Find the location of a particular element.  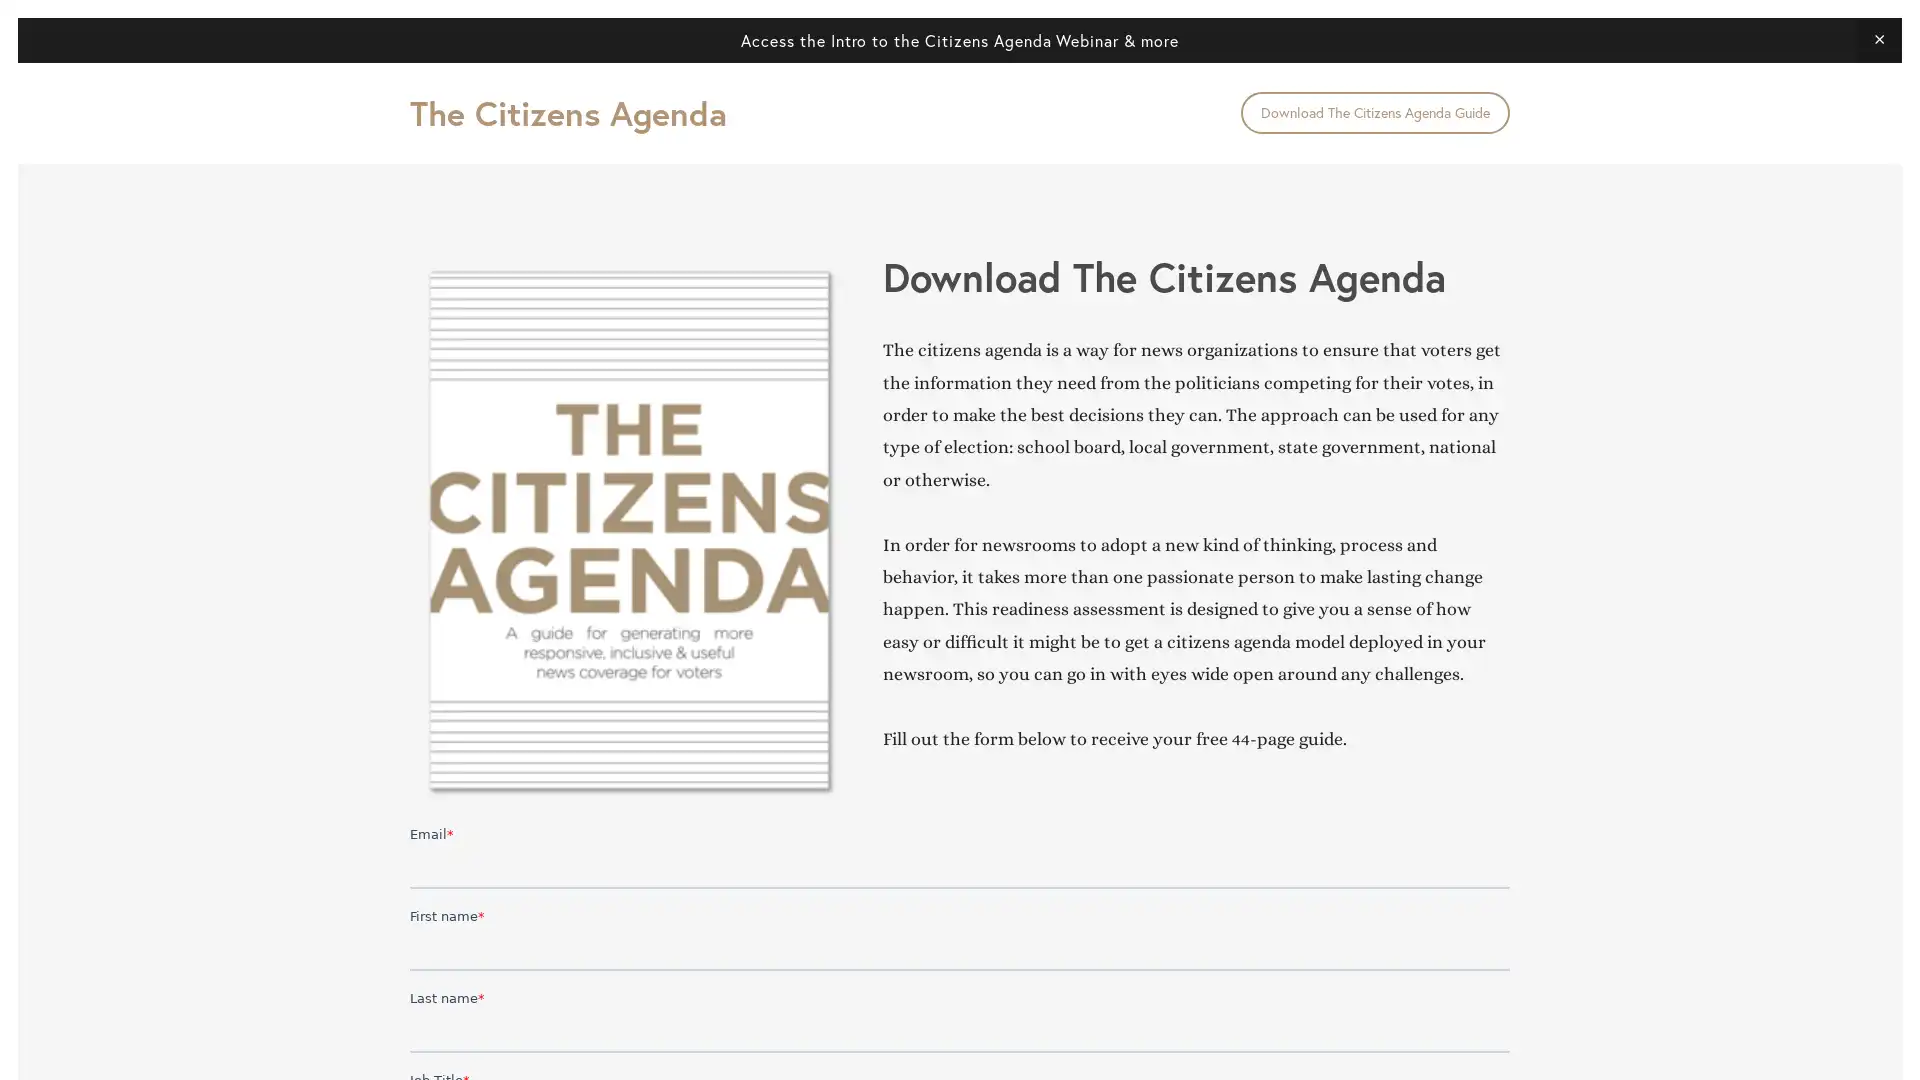

Close Announcement is located at coordinates (1878, 39).